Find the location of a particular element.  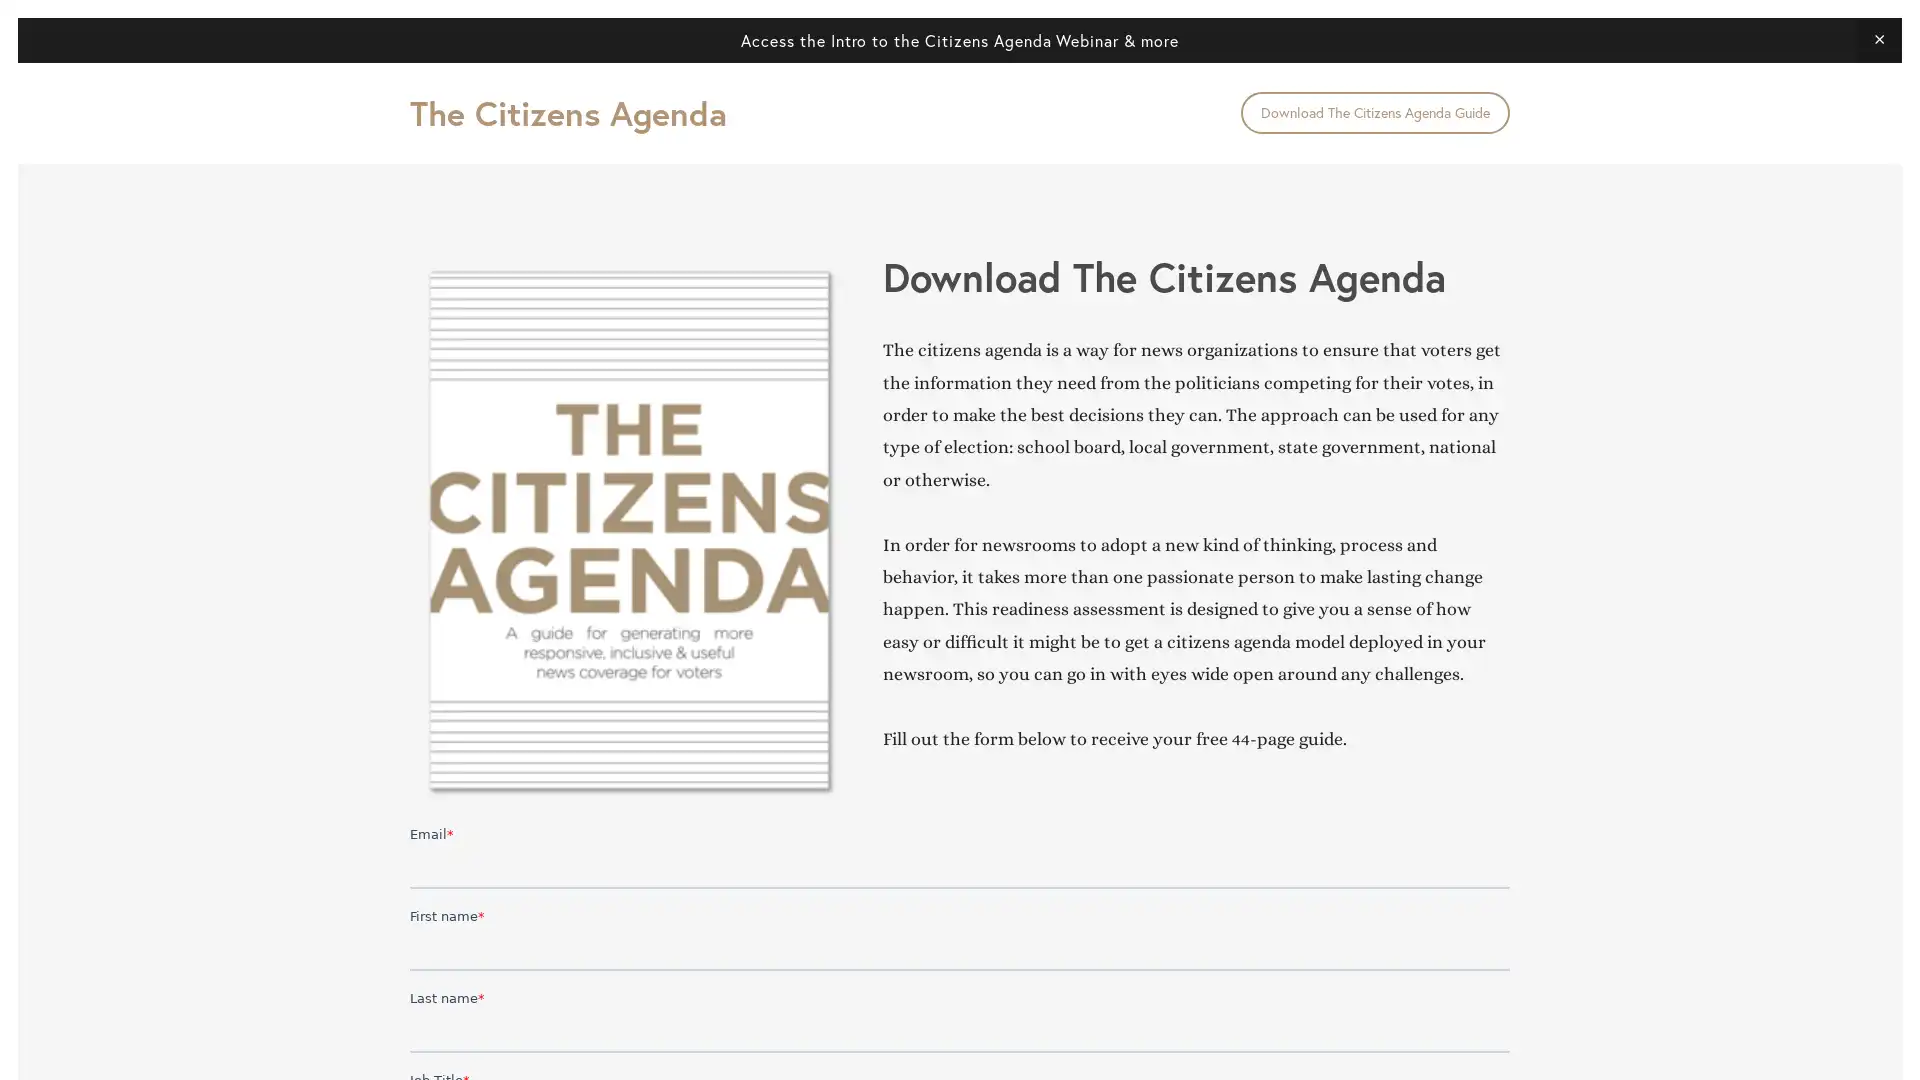

Close Announcement is located at coordinates (1878, 39).